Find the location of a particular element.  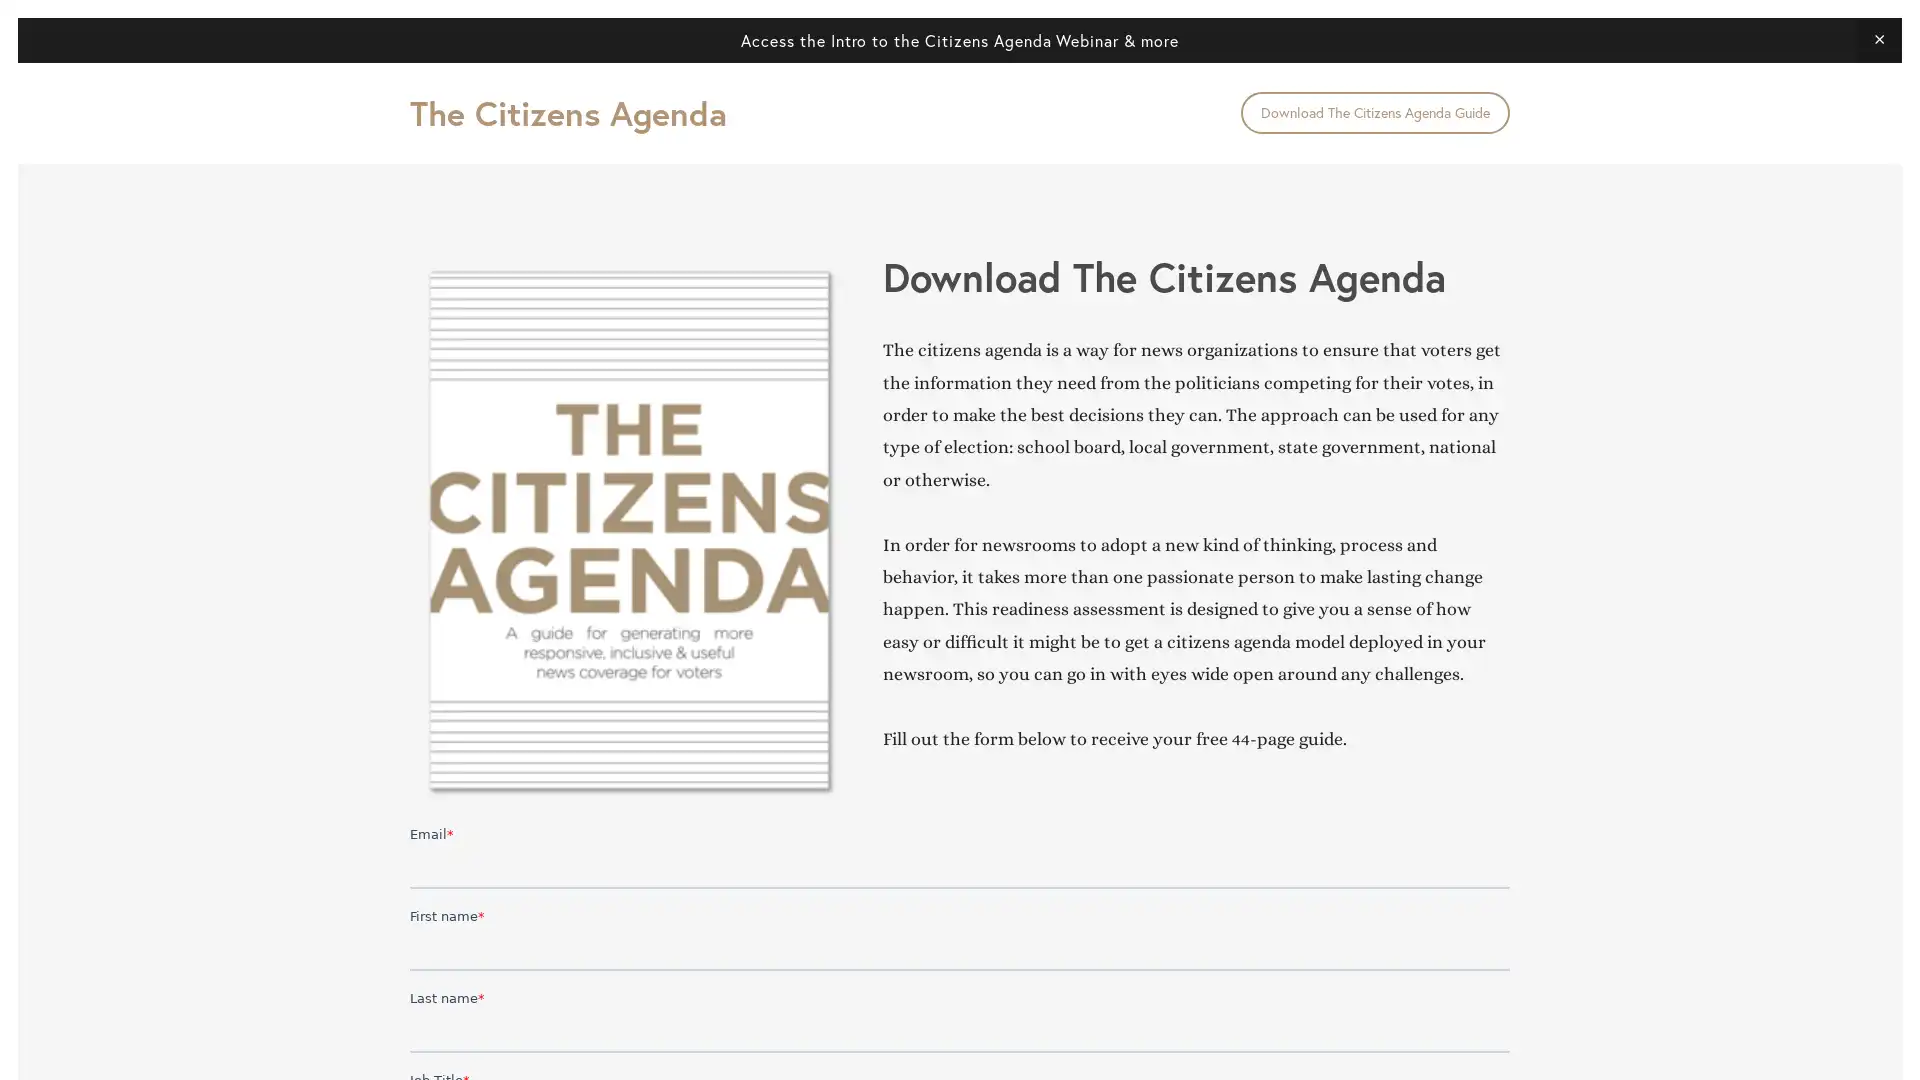

Close Announcement is located at coordinates (1878, 39).